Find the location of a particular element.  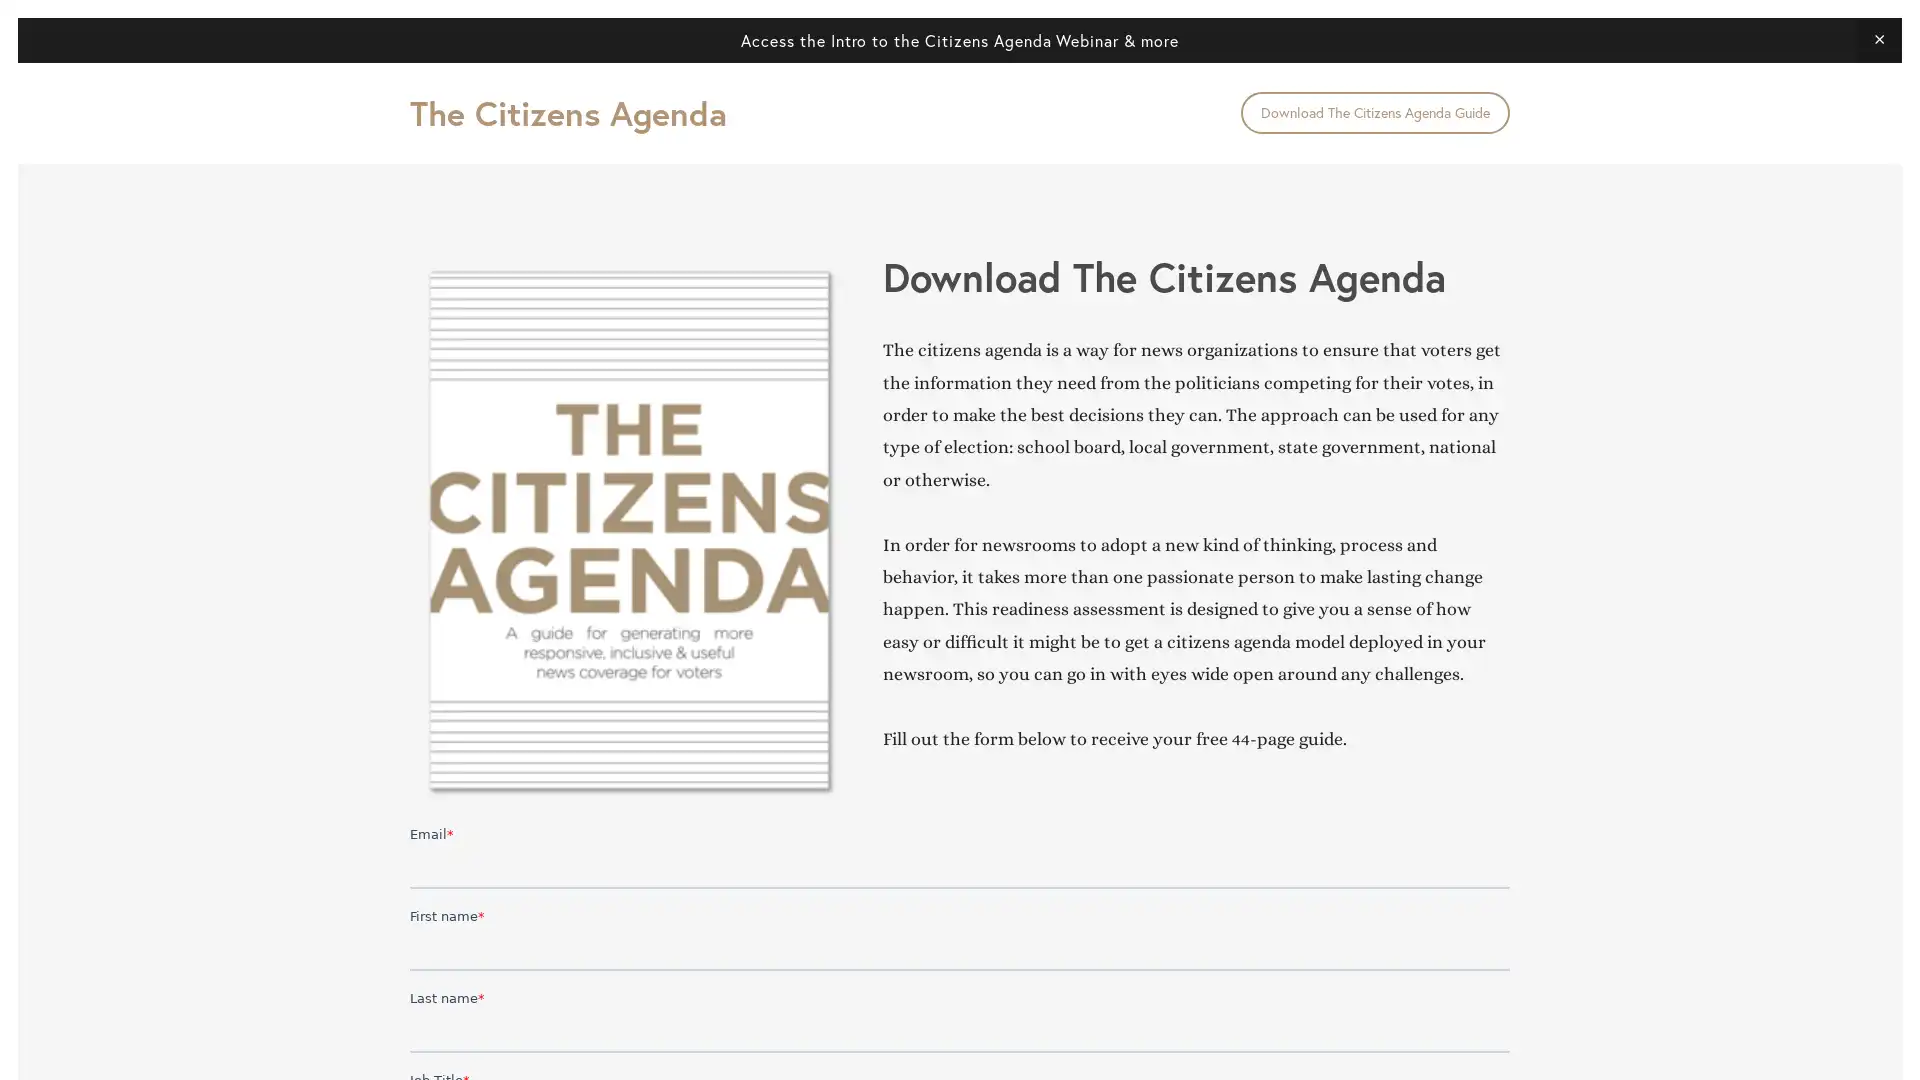

Close Announcement is located at coordinates (1878, 39).